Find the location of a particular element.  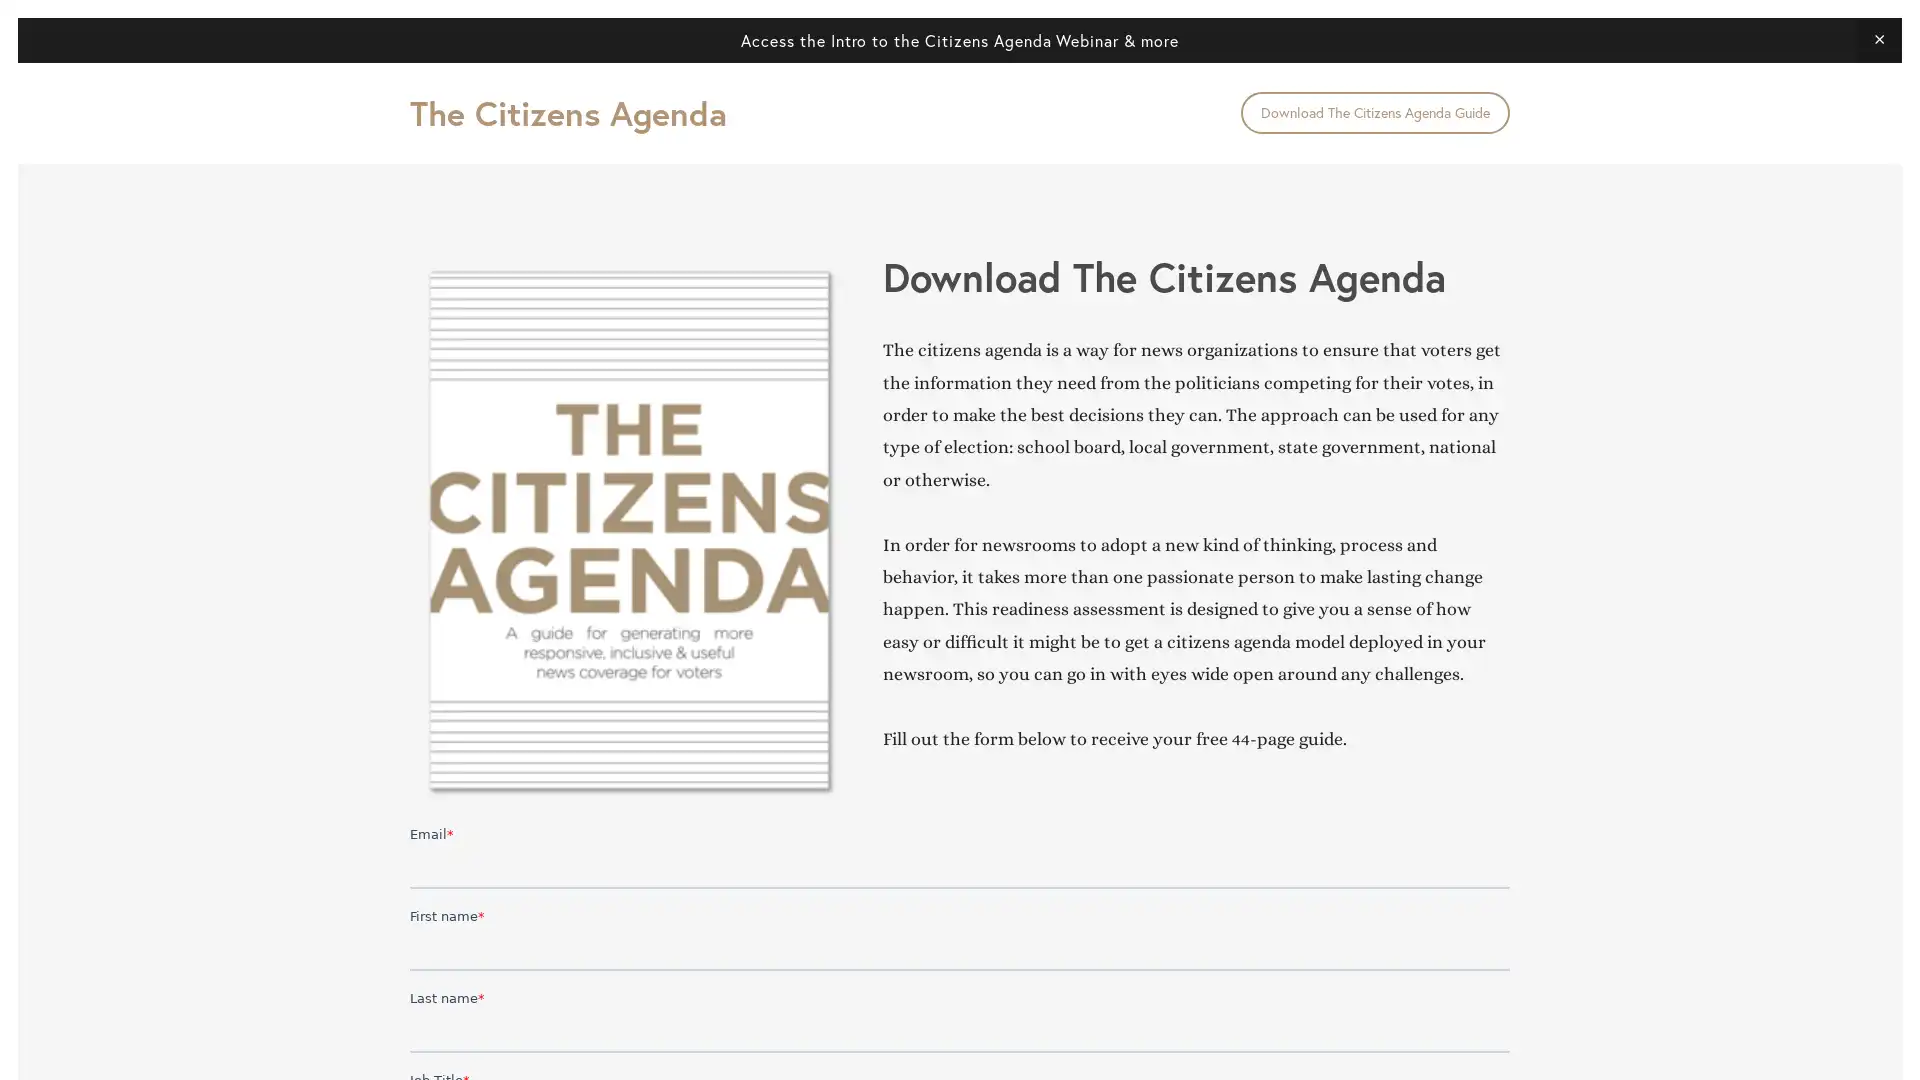

Close Announcement is located at coordinates (1878, 39).